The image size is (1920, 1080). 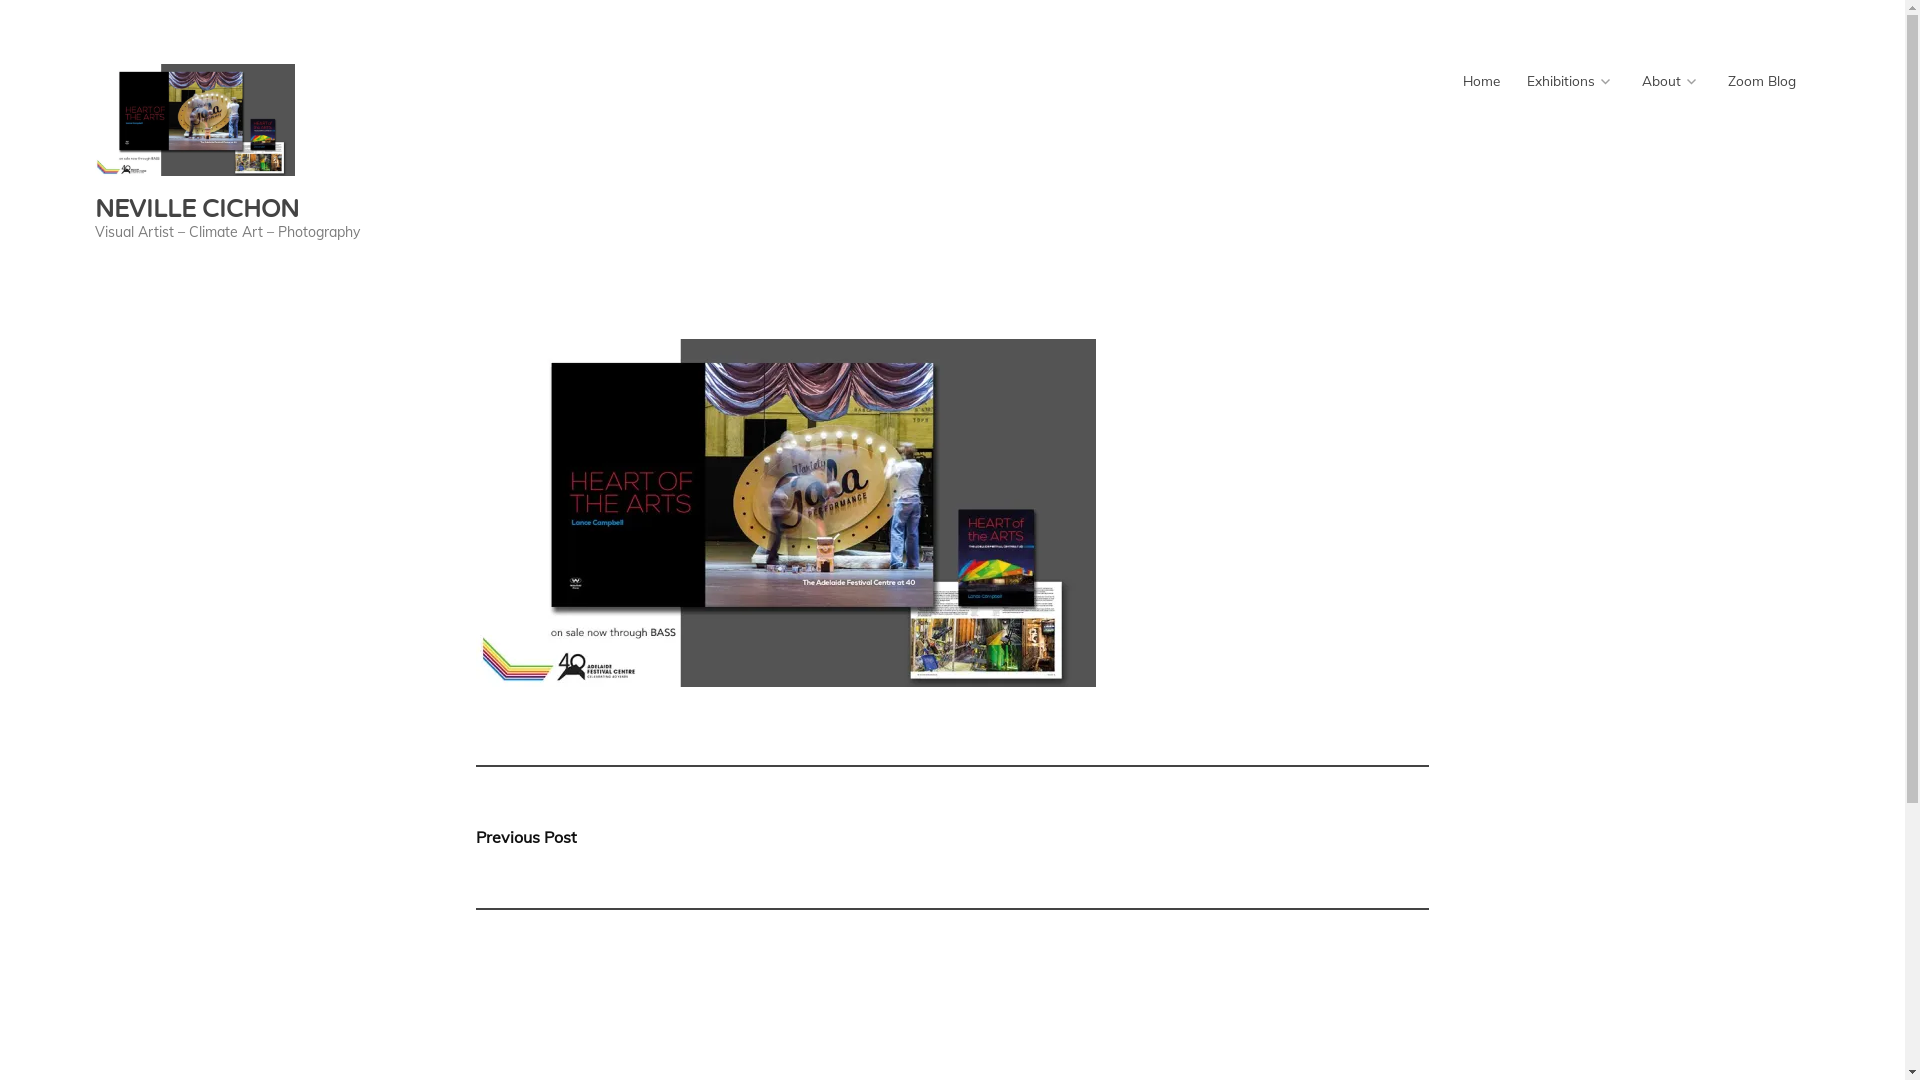 I want to click on 'About', so click(x=1670, y=80).